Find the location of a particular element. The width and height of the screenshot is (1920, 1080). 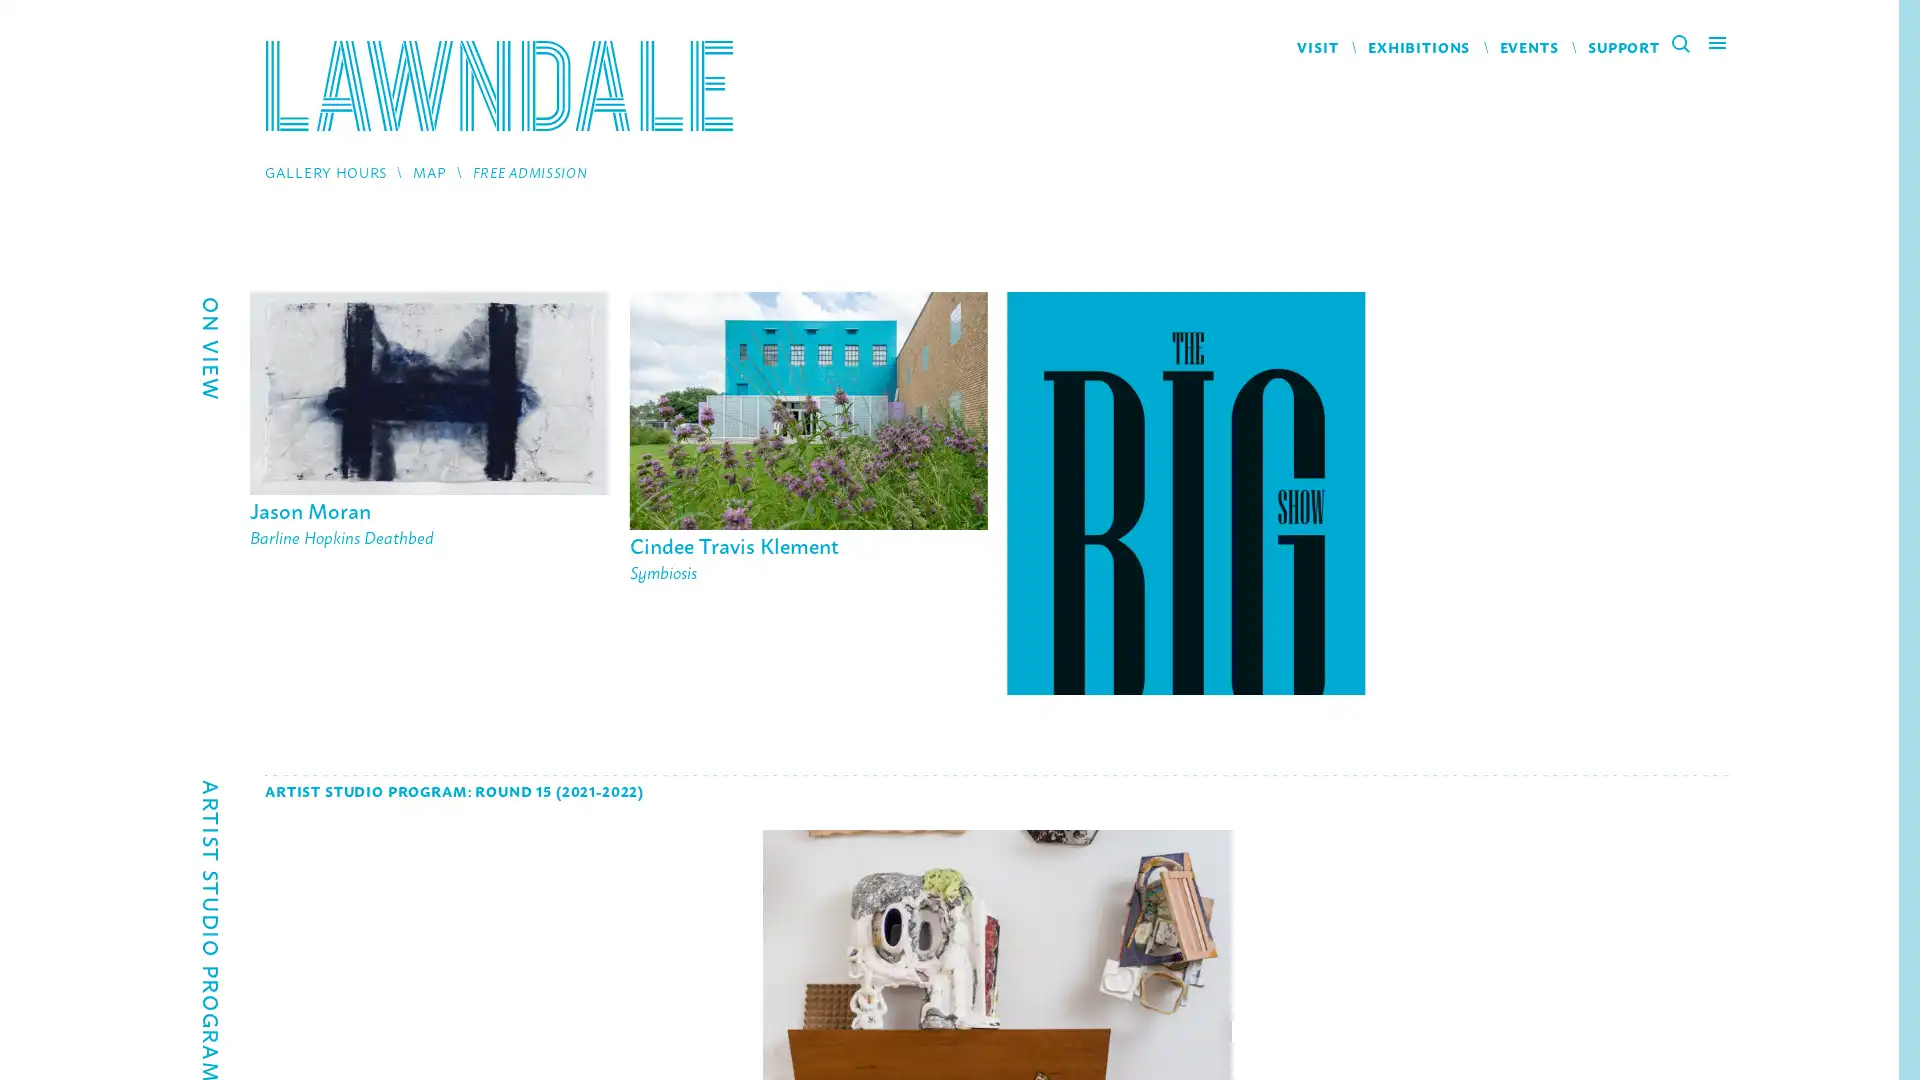

Search is located at coordinates (1687, 46).